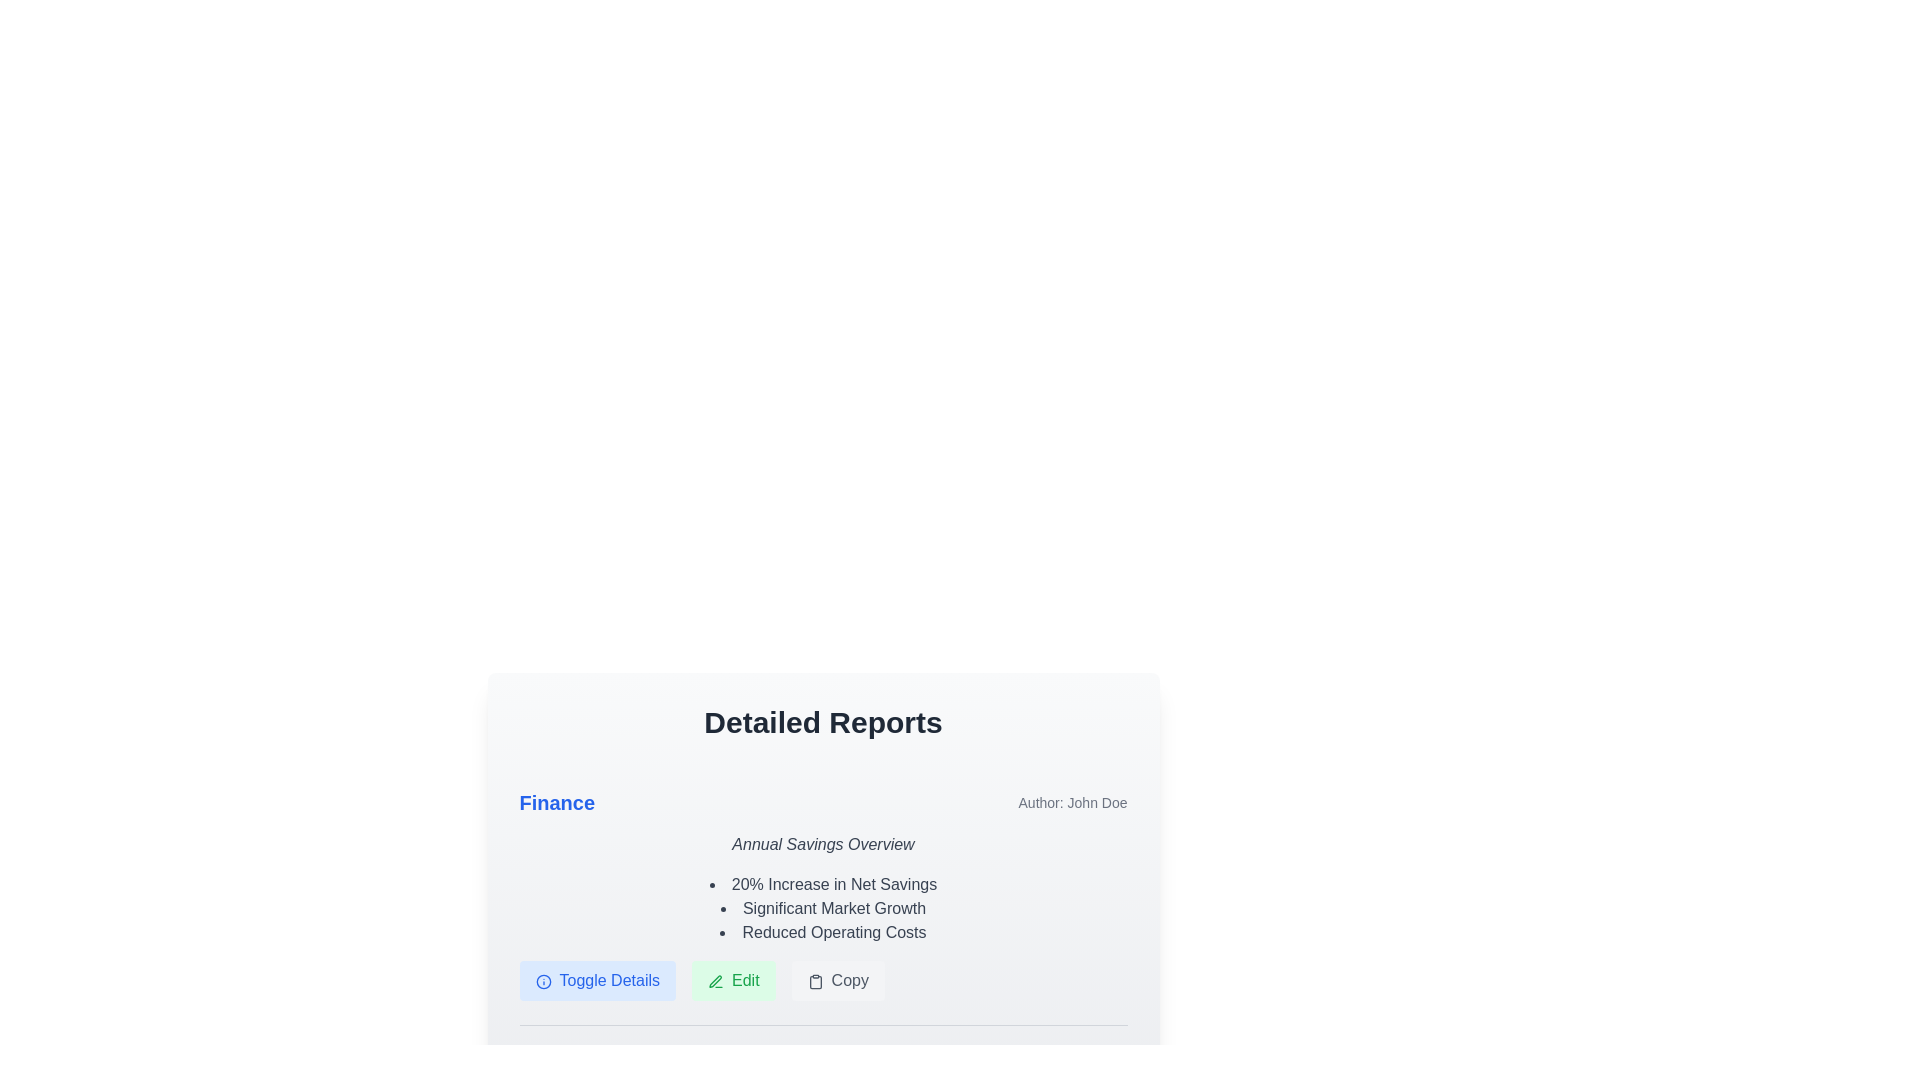 Image resolution: width=1920 pixels, height=1080 pixels. Describe the element at coordinates (823, 933) in the screenshot. I see `the third bullet item in the 'Annual Savings Overview' list that conveys the point 'Reduced Operating Costs'` at that location.